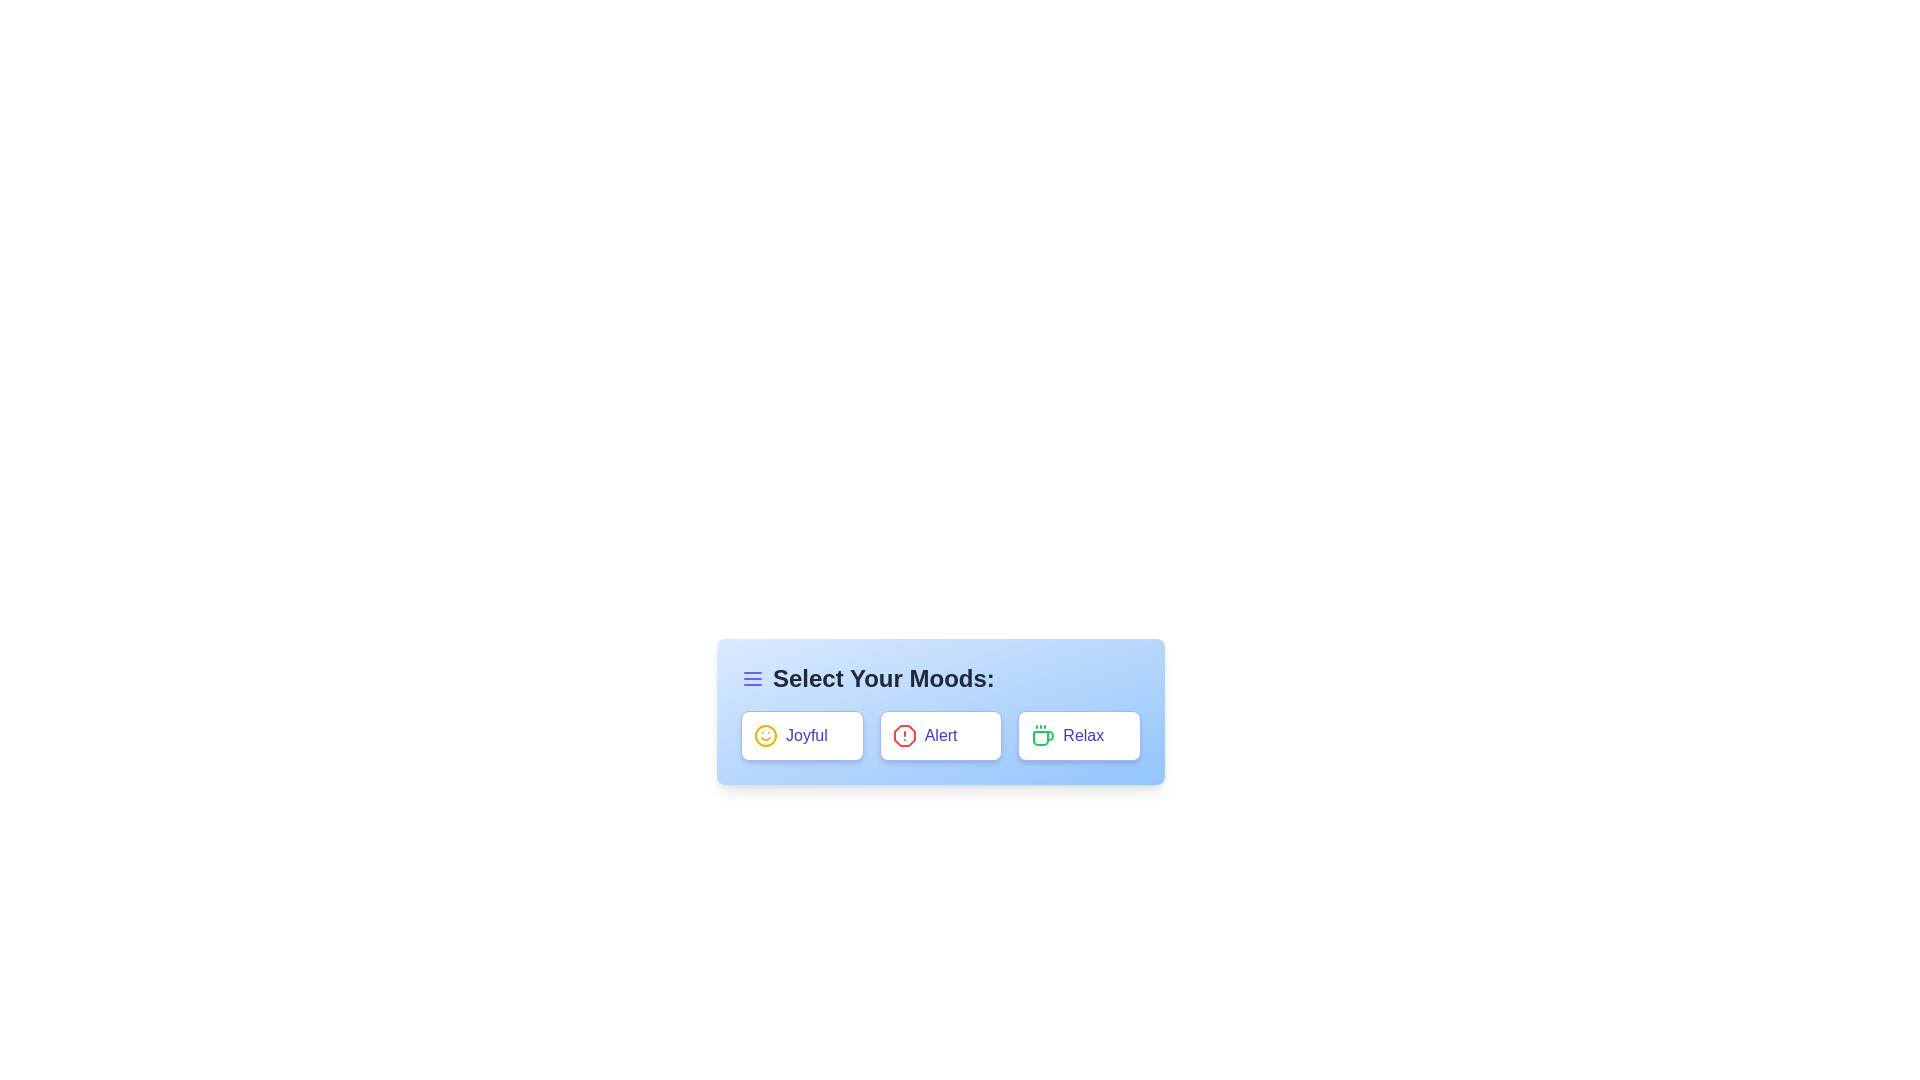  I want to click on the 'Alert' button to observe its effect, so click(939, 736).